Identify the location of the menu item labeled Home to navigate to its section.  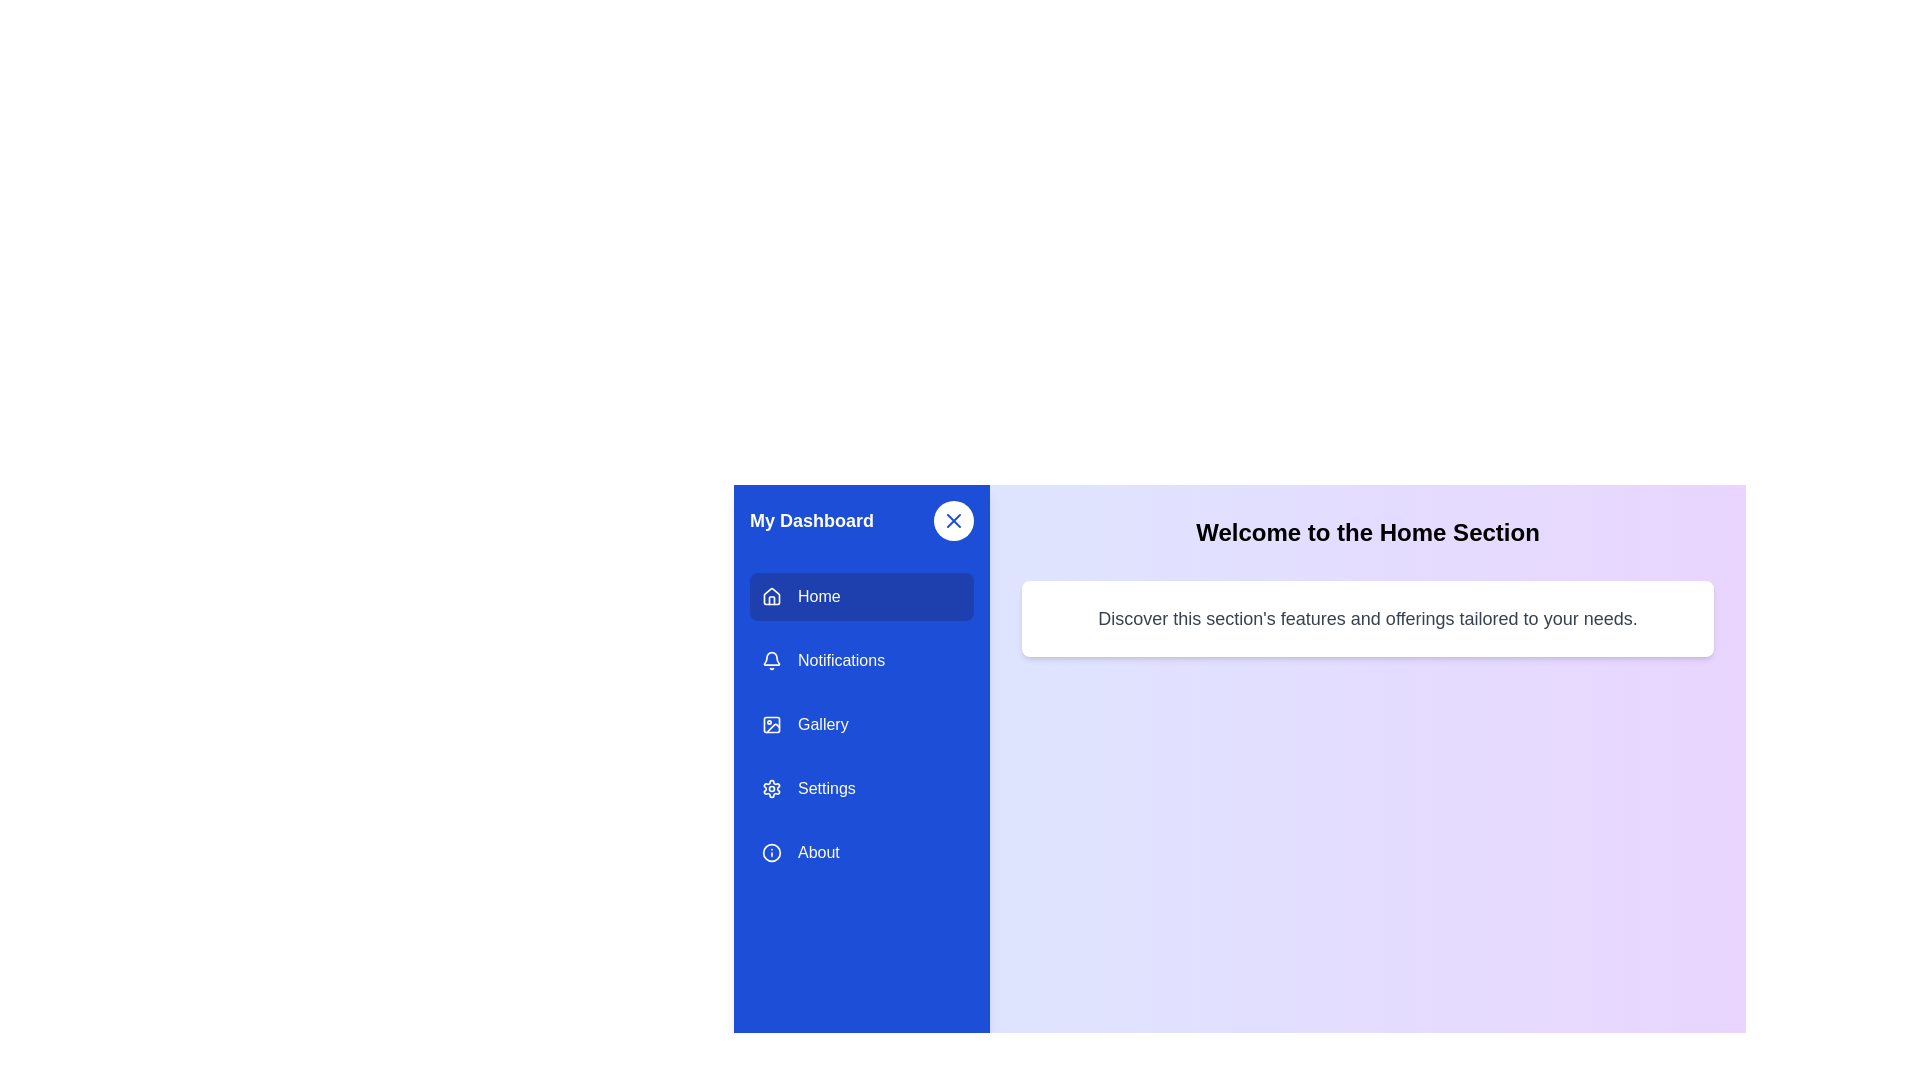
(862, 596).